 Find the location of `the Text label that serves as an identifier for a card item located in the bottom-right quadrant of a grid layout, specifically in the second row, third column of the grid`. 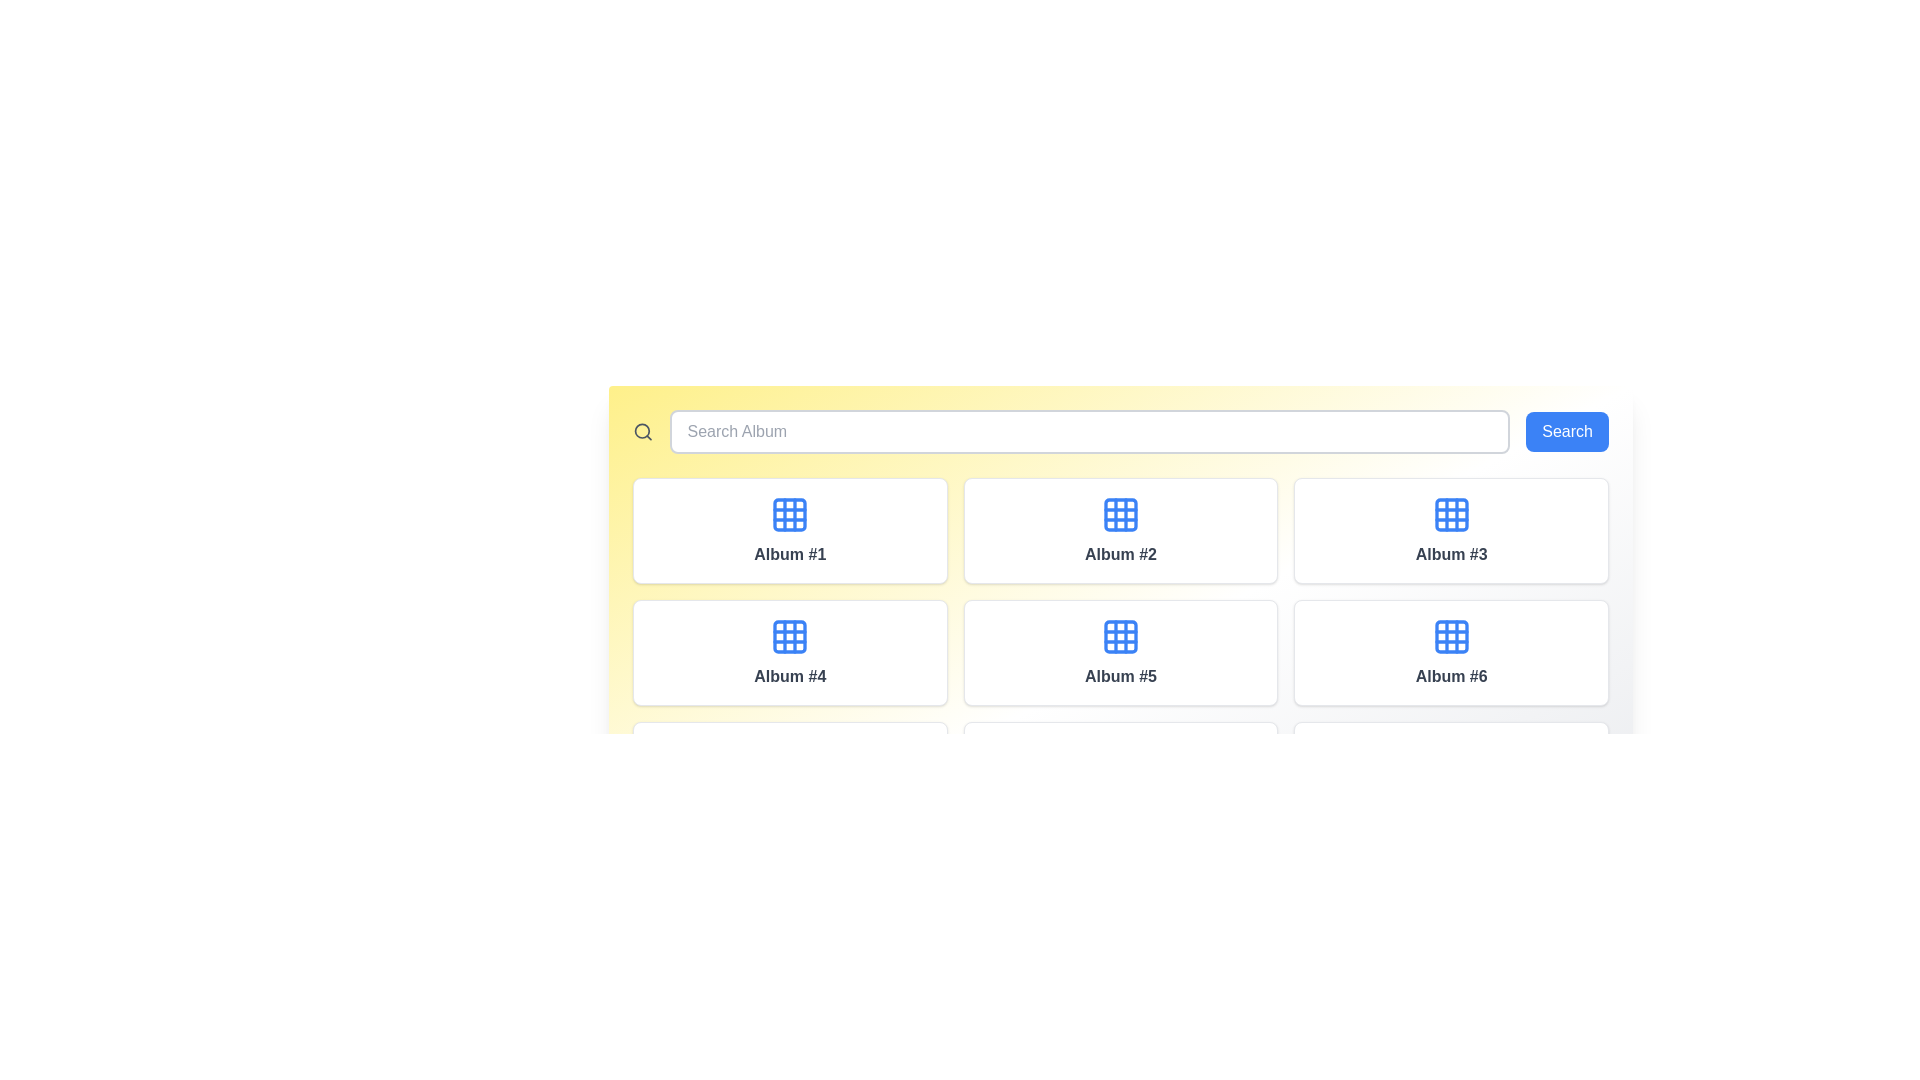

the Text label that serves as an identifier for a card item located in the bottom-right quadrant of a grid layout, specifically in the second row, third column of the grid is located at coordinates (1120, 676).